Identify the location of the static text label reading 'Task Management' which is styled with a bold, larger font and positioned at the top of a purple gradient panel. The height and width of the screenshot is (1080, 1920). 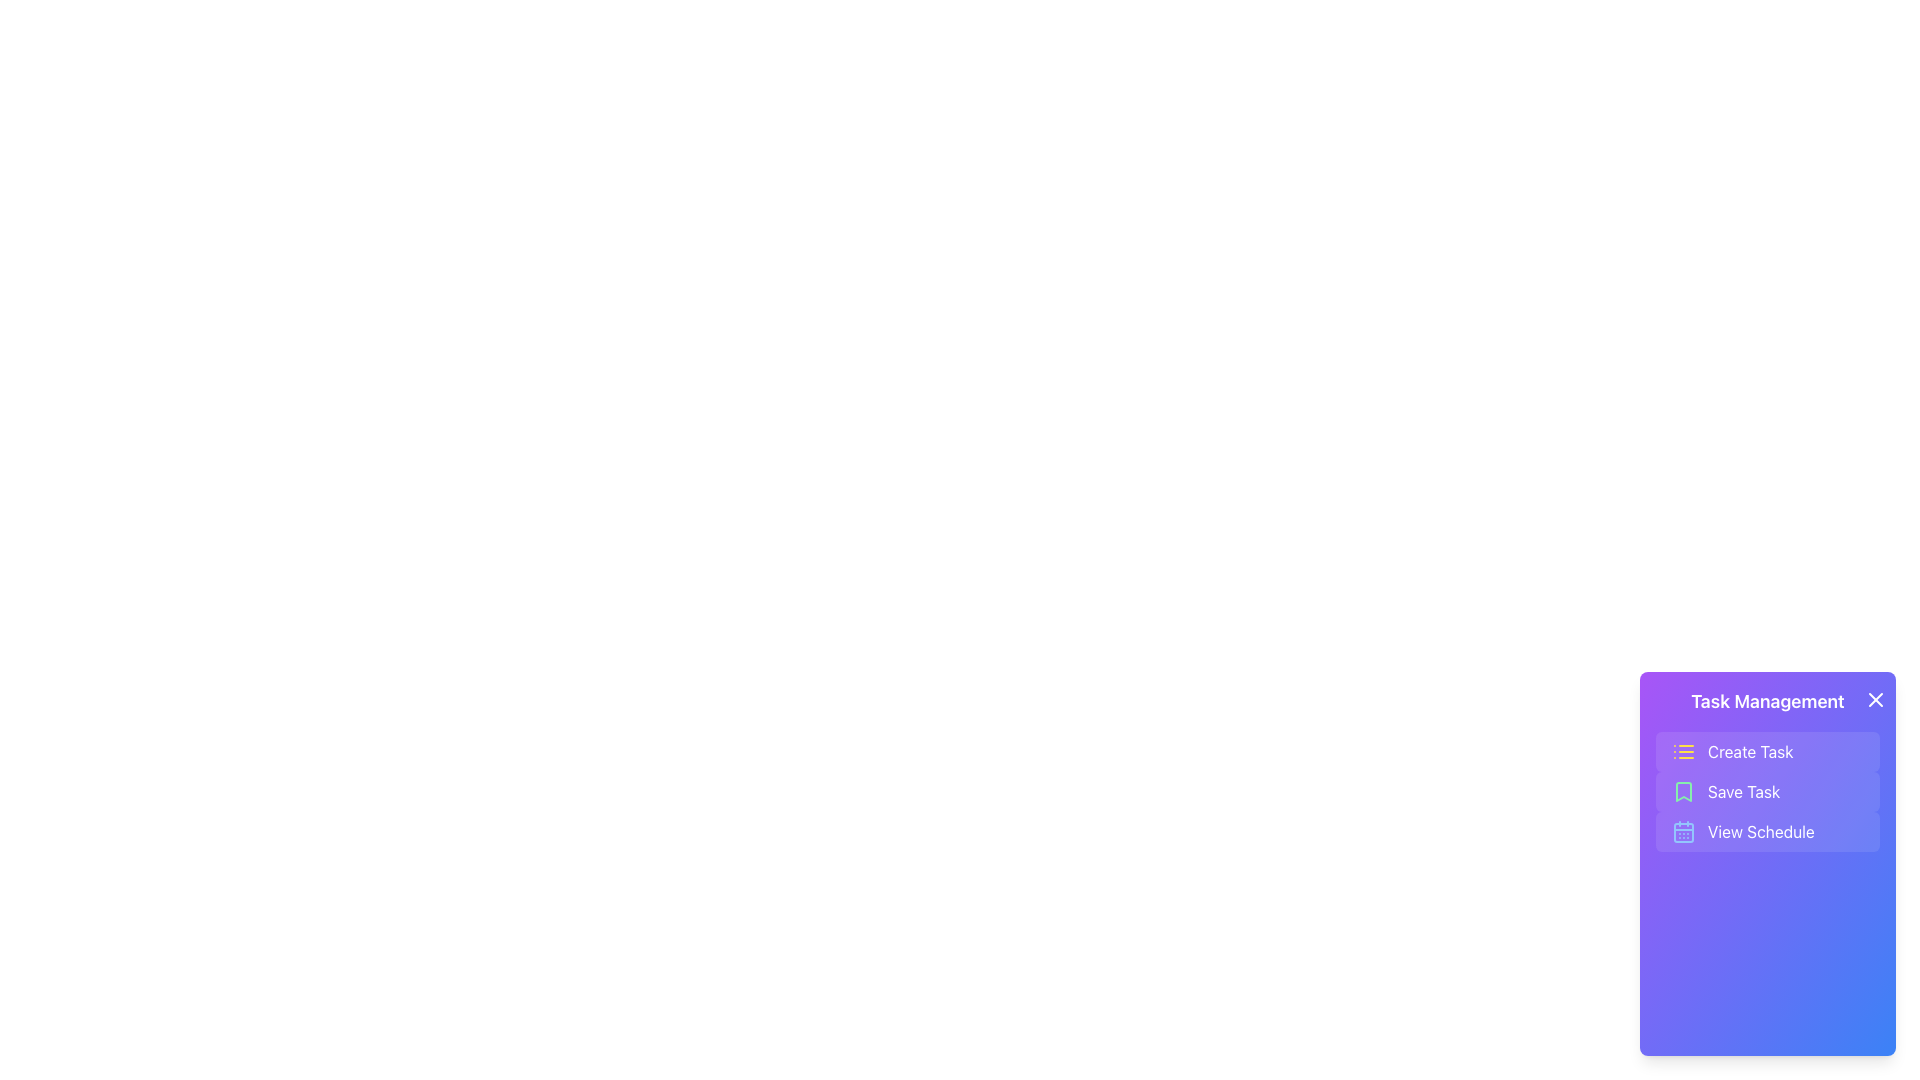
(1767, 701).